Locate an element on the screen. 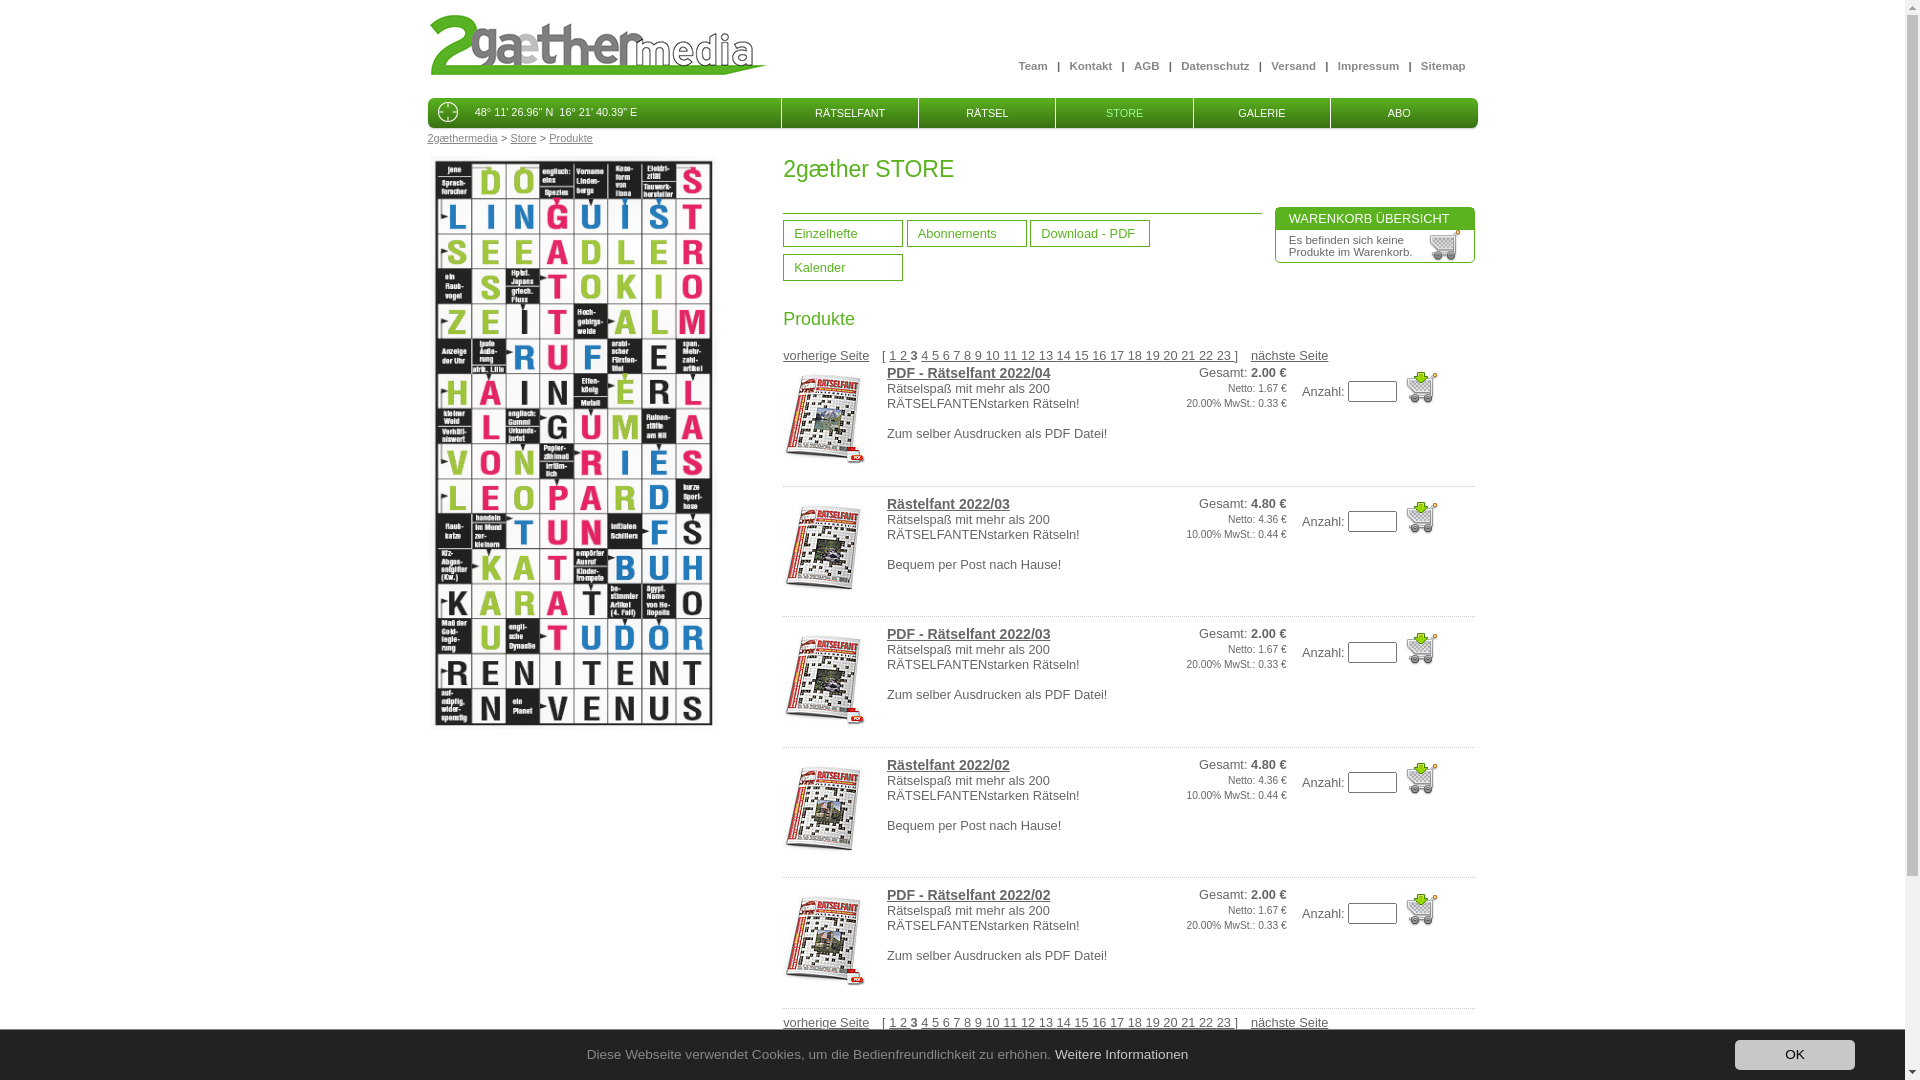 The height and width of the screenshot is (1080, 1920). 'STORE' is located at coordinates (1123, 112).